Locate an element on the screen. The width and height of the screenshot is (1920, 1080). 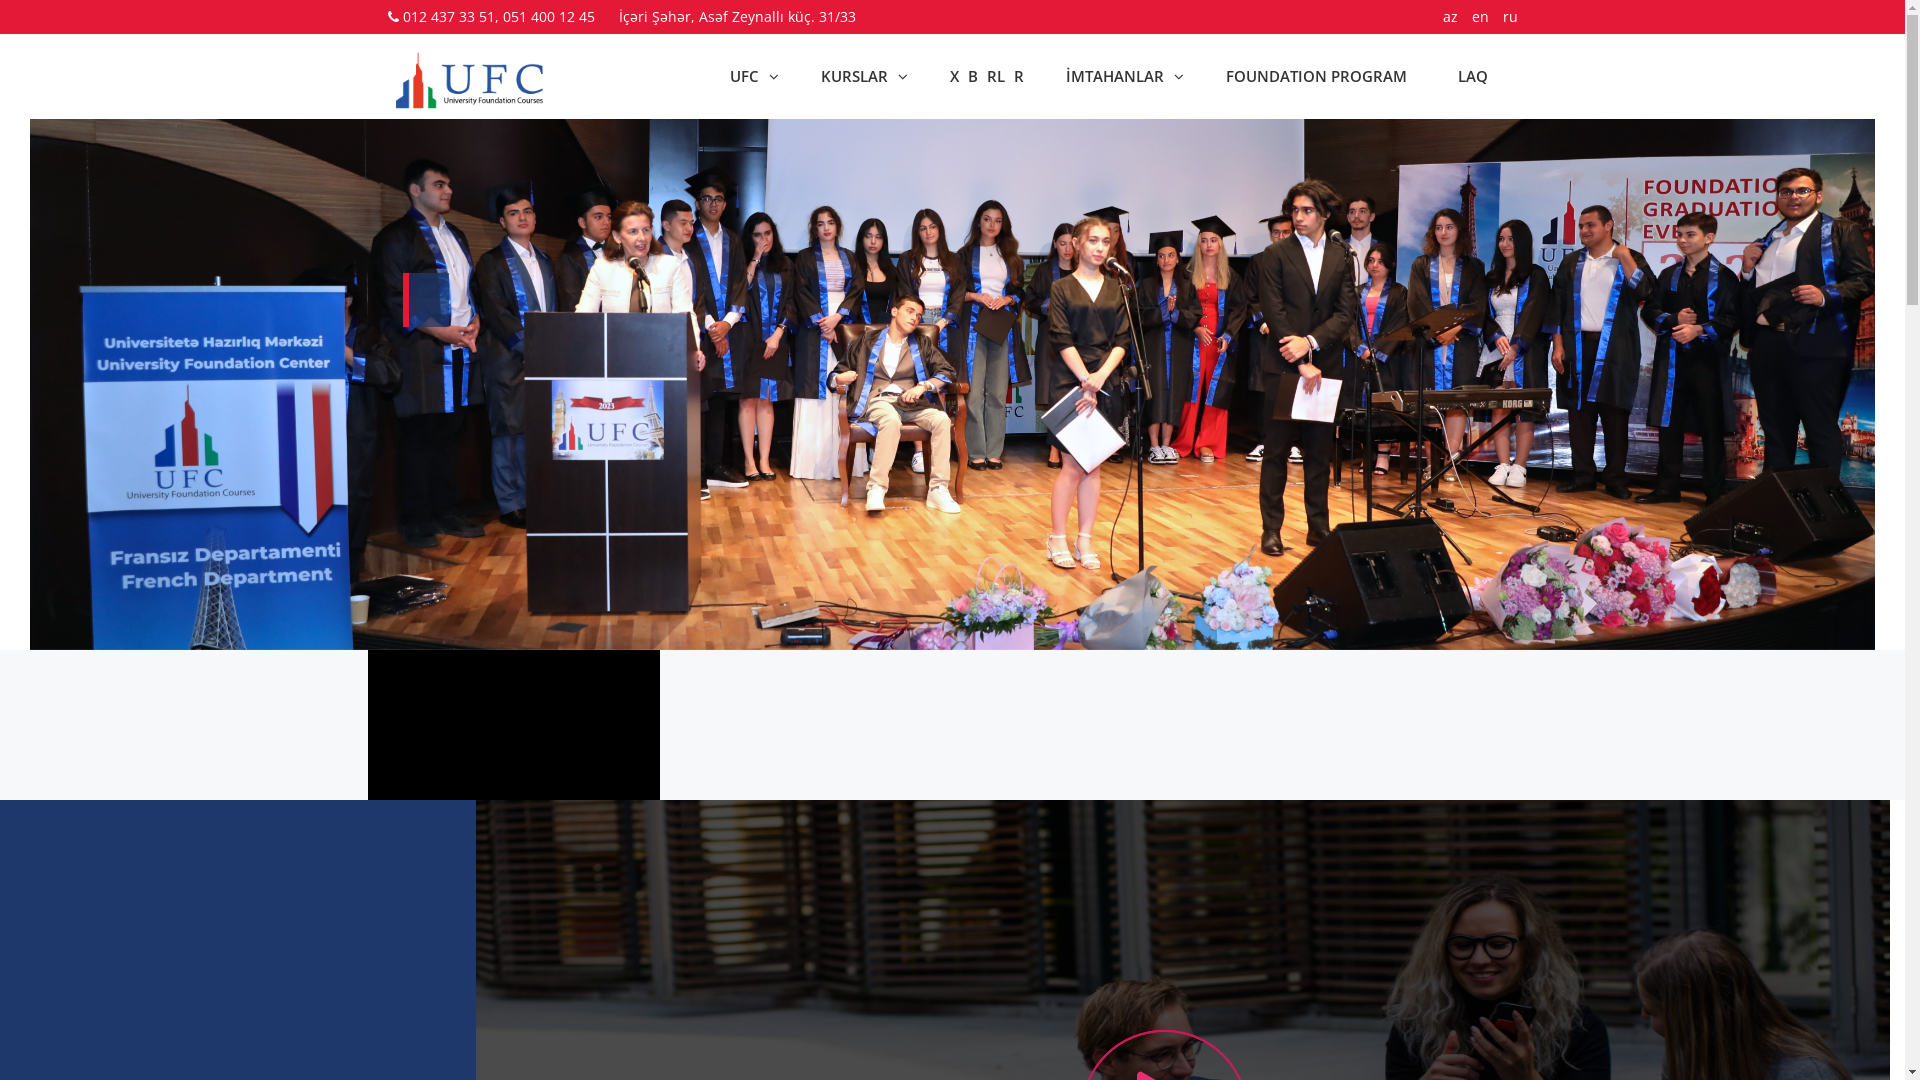
'012 437 33 51, 051 400 12 45' is located at coordinates (498, 16).